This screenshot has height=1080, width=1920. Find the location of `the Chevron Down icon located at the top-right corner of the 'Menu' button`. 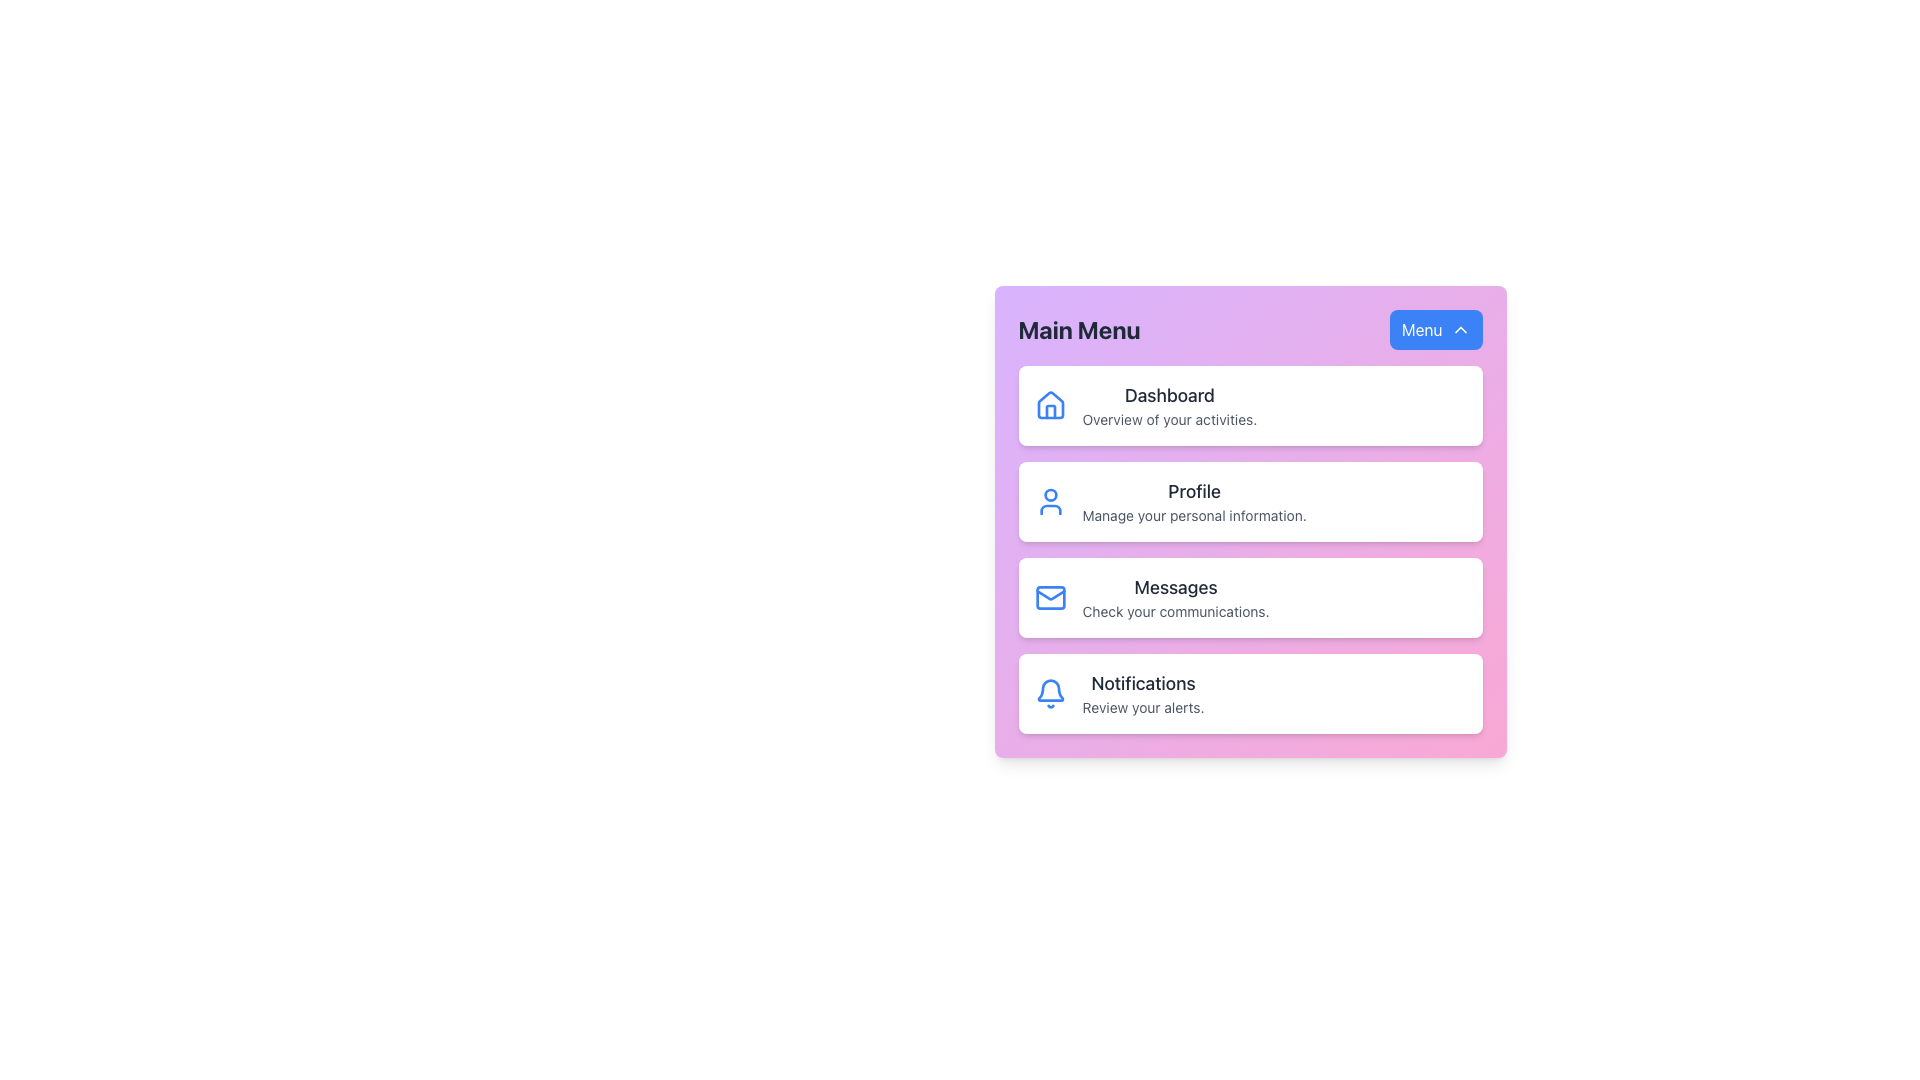

the Chevron Down icon located at the top-right corner of the 'Menu' button is located at coordinates (1460, 329).